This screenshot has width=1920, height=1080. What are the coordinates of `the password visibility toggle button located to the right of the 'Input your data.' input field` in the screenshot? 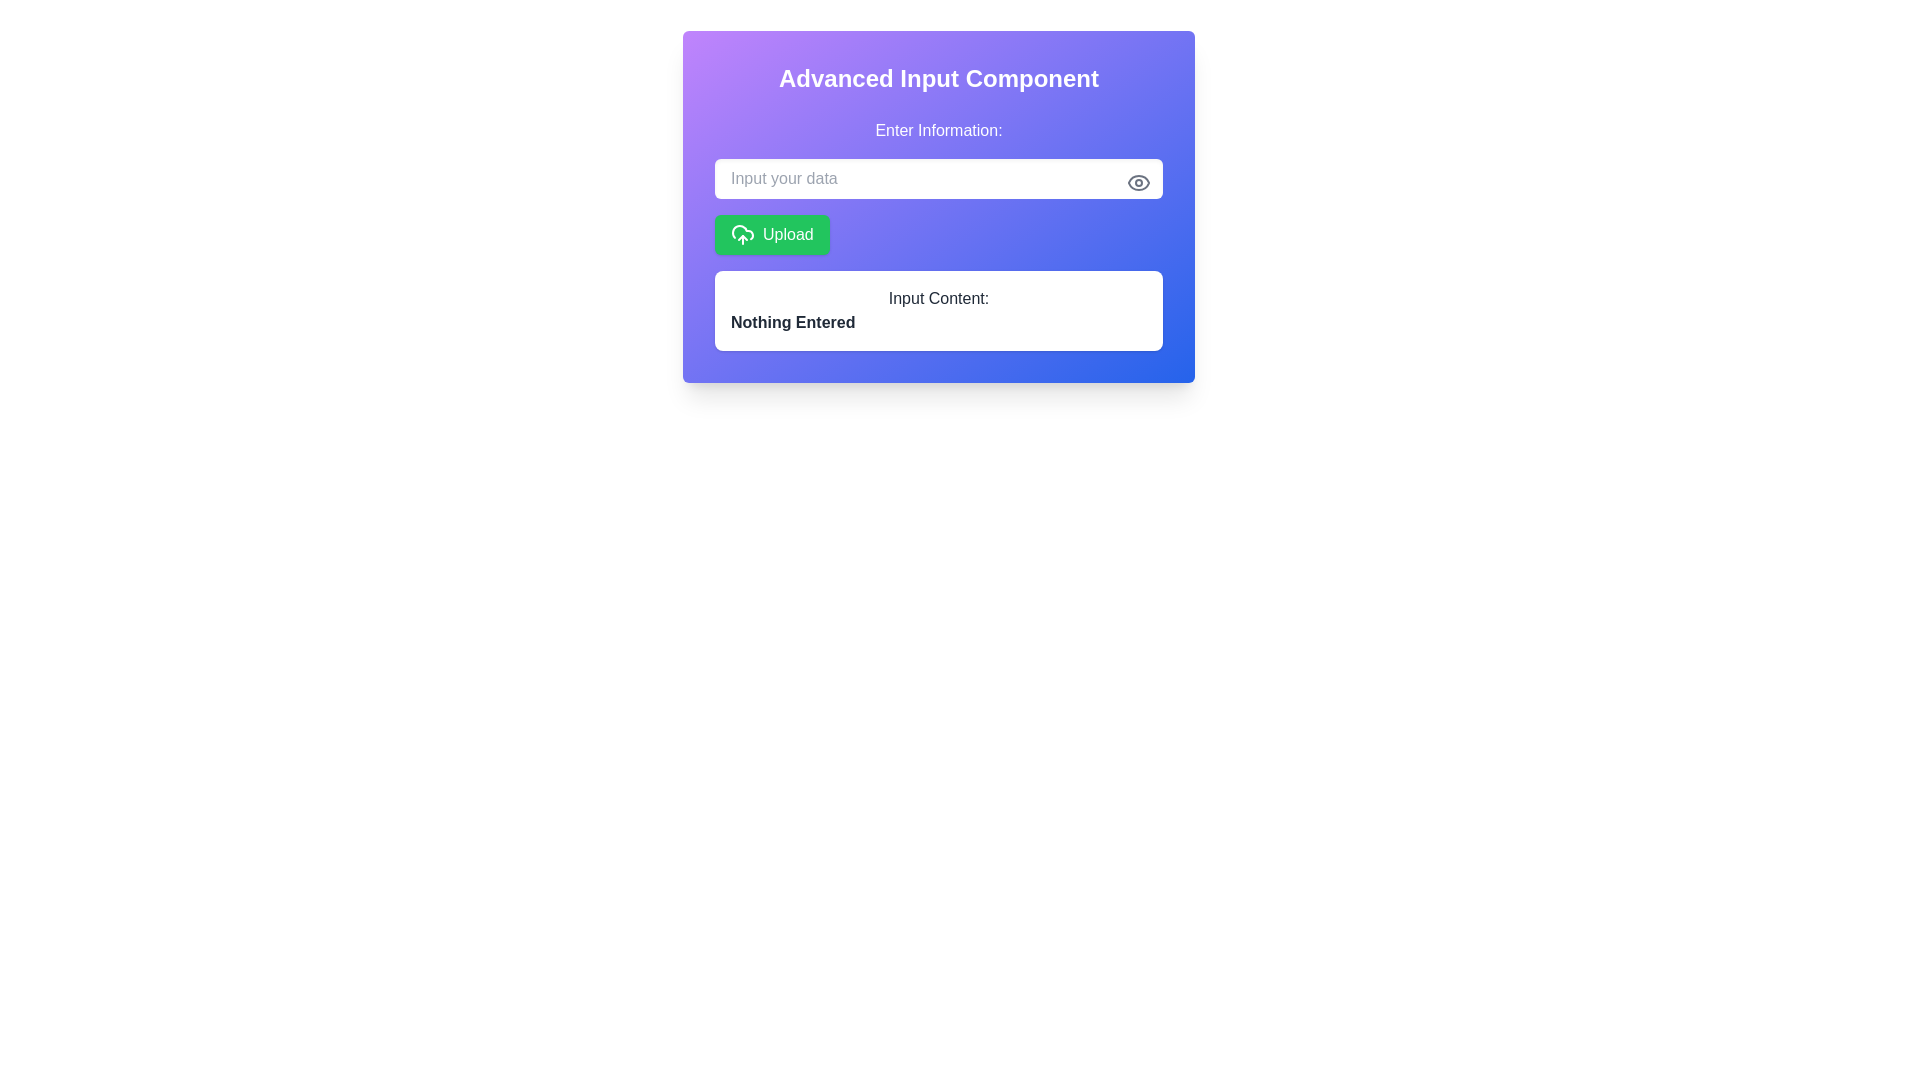 It's located at (1138, 182).